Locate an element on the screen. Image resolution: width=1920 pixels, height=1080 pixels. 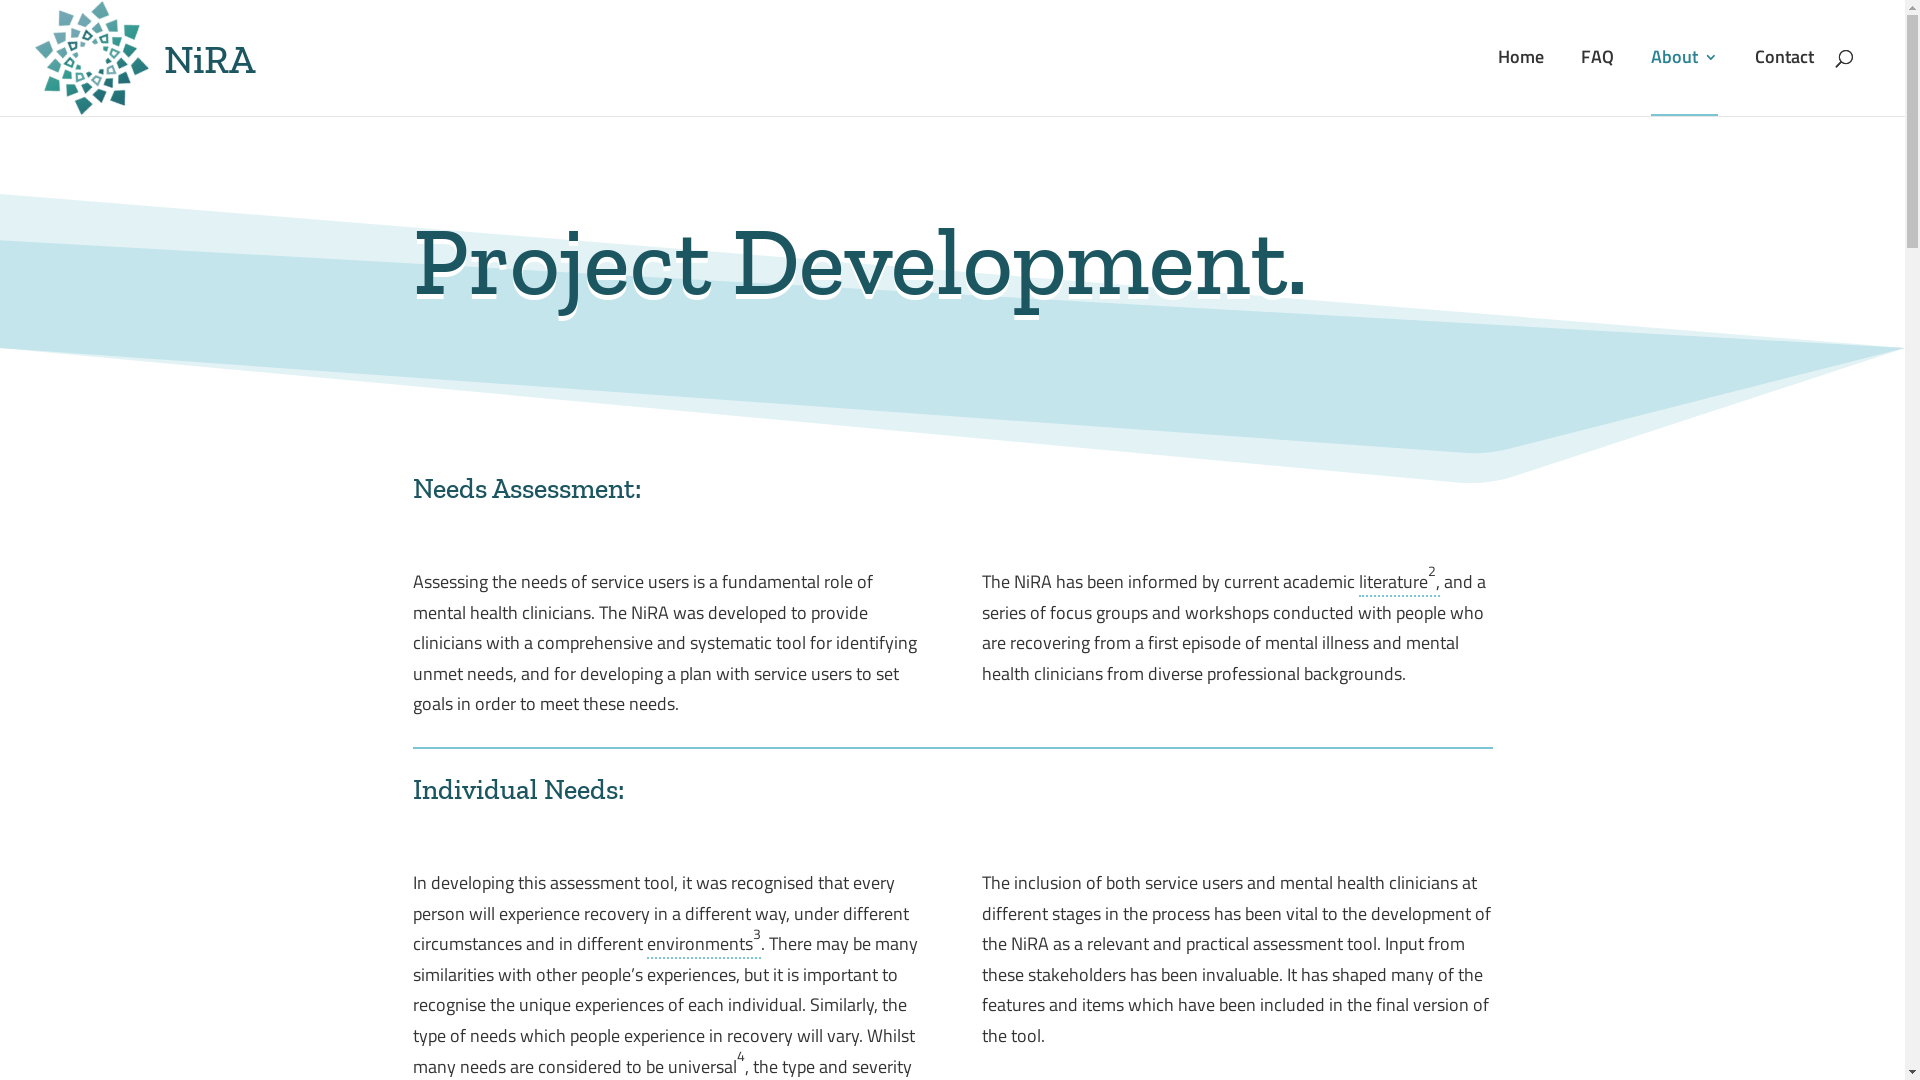
'FAQ' is located at coordinates (1596, 80).